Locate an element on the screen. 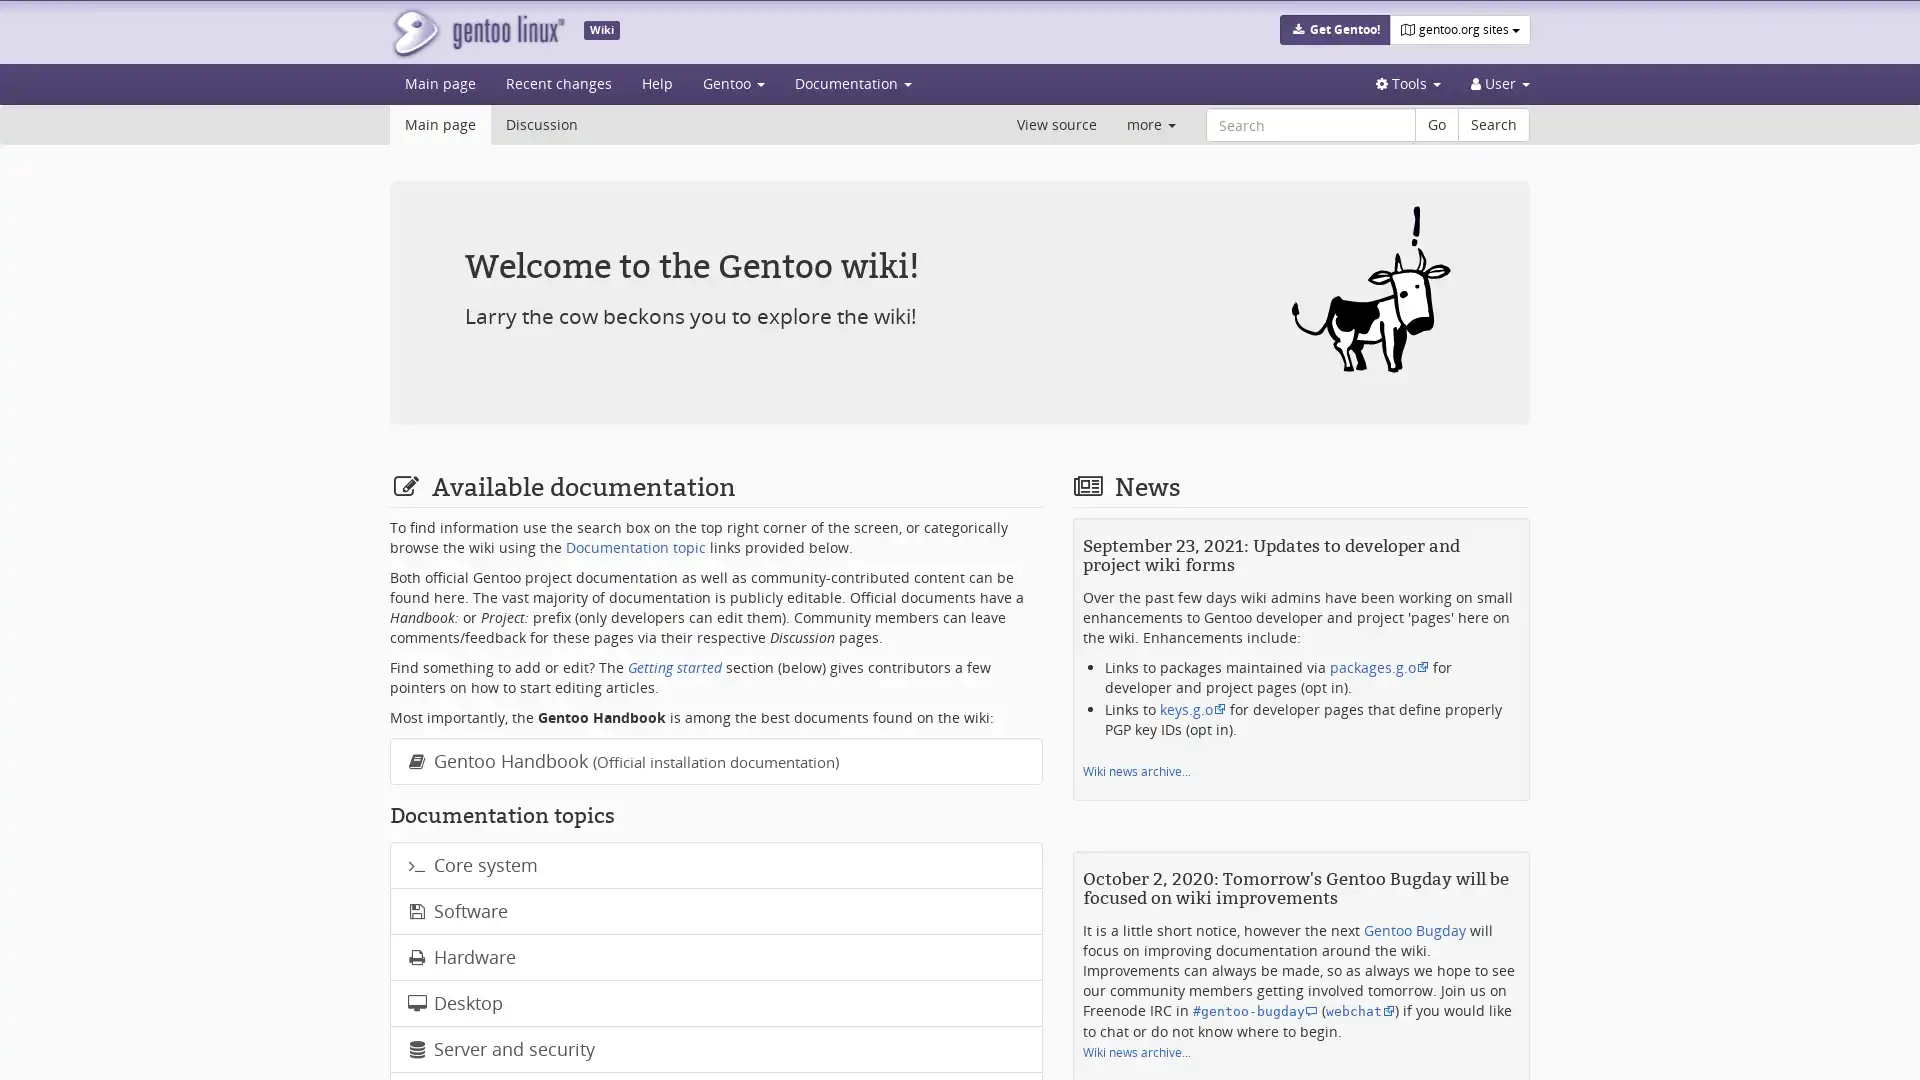  Get Gentoo! is located at coordinates (1334, 30).